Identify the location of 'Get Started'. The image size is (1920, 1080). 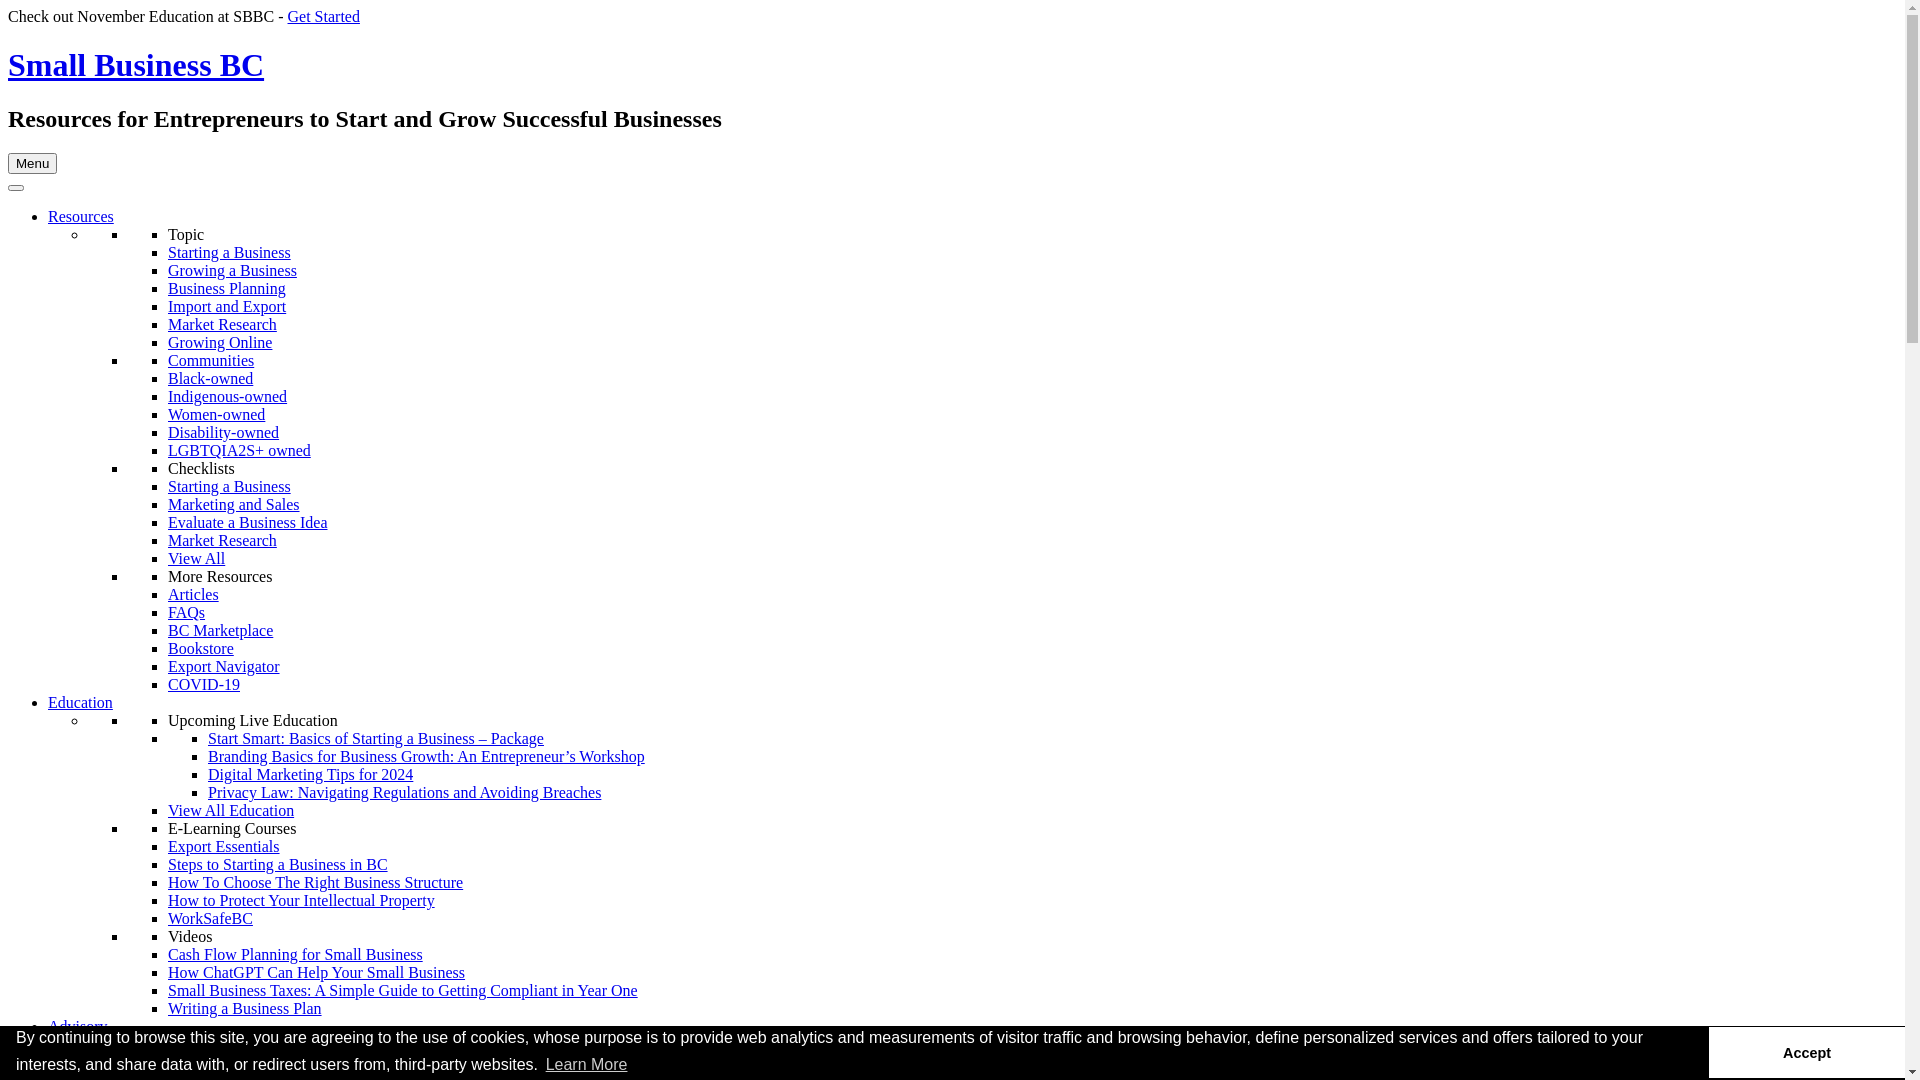
(324, 16).